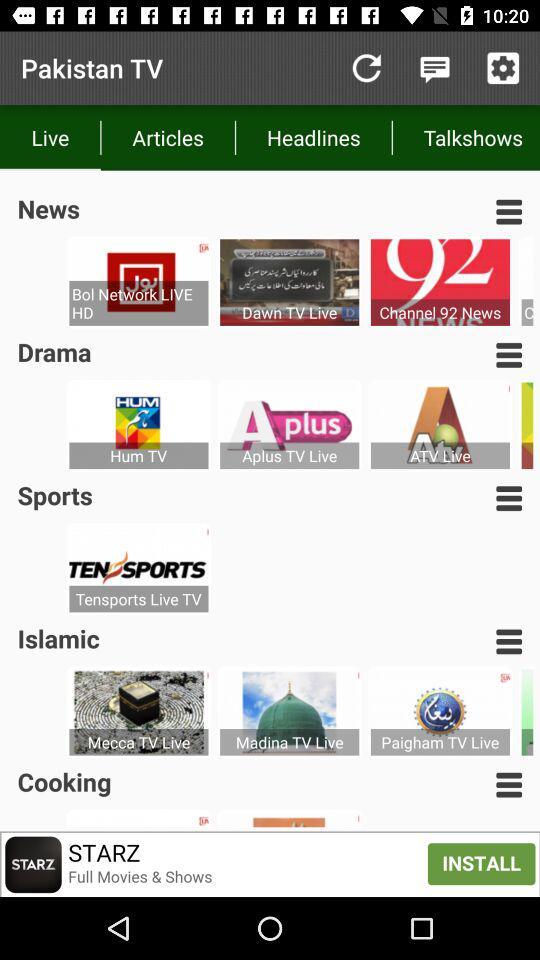  I want to click on bol network live icon, so click(137, 303).